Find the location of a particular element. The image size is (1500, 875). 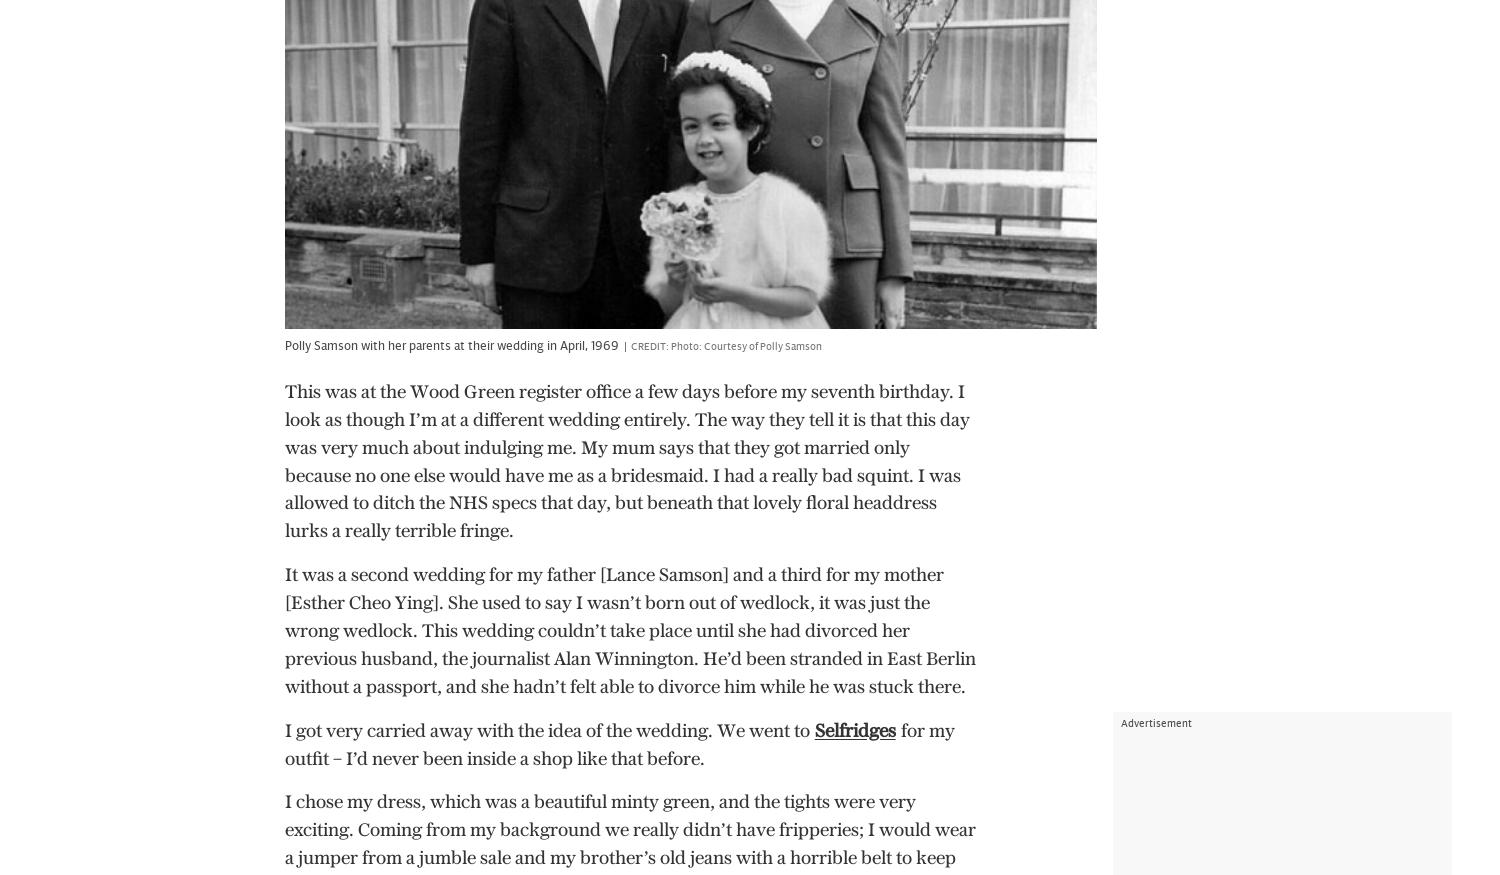

'Tax Strategy' is located at coordinates (649, 700).